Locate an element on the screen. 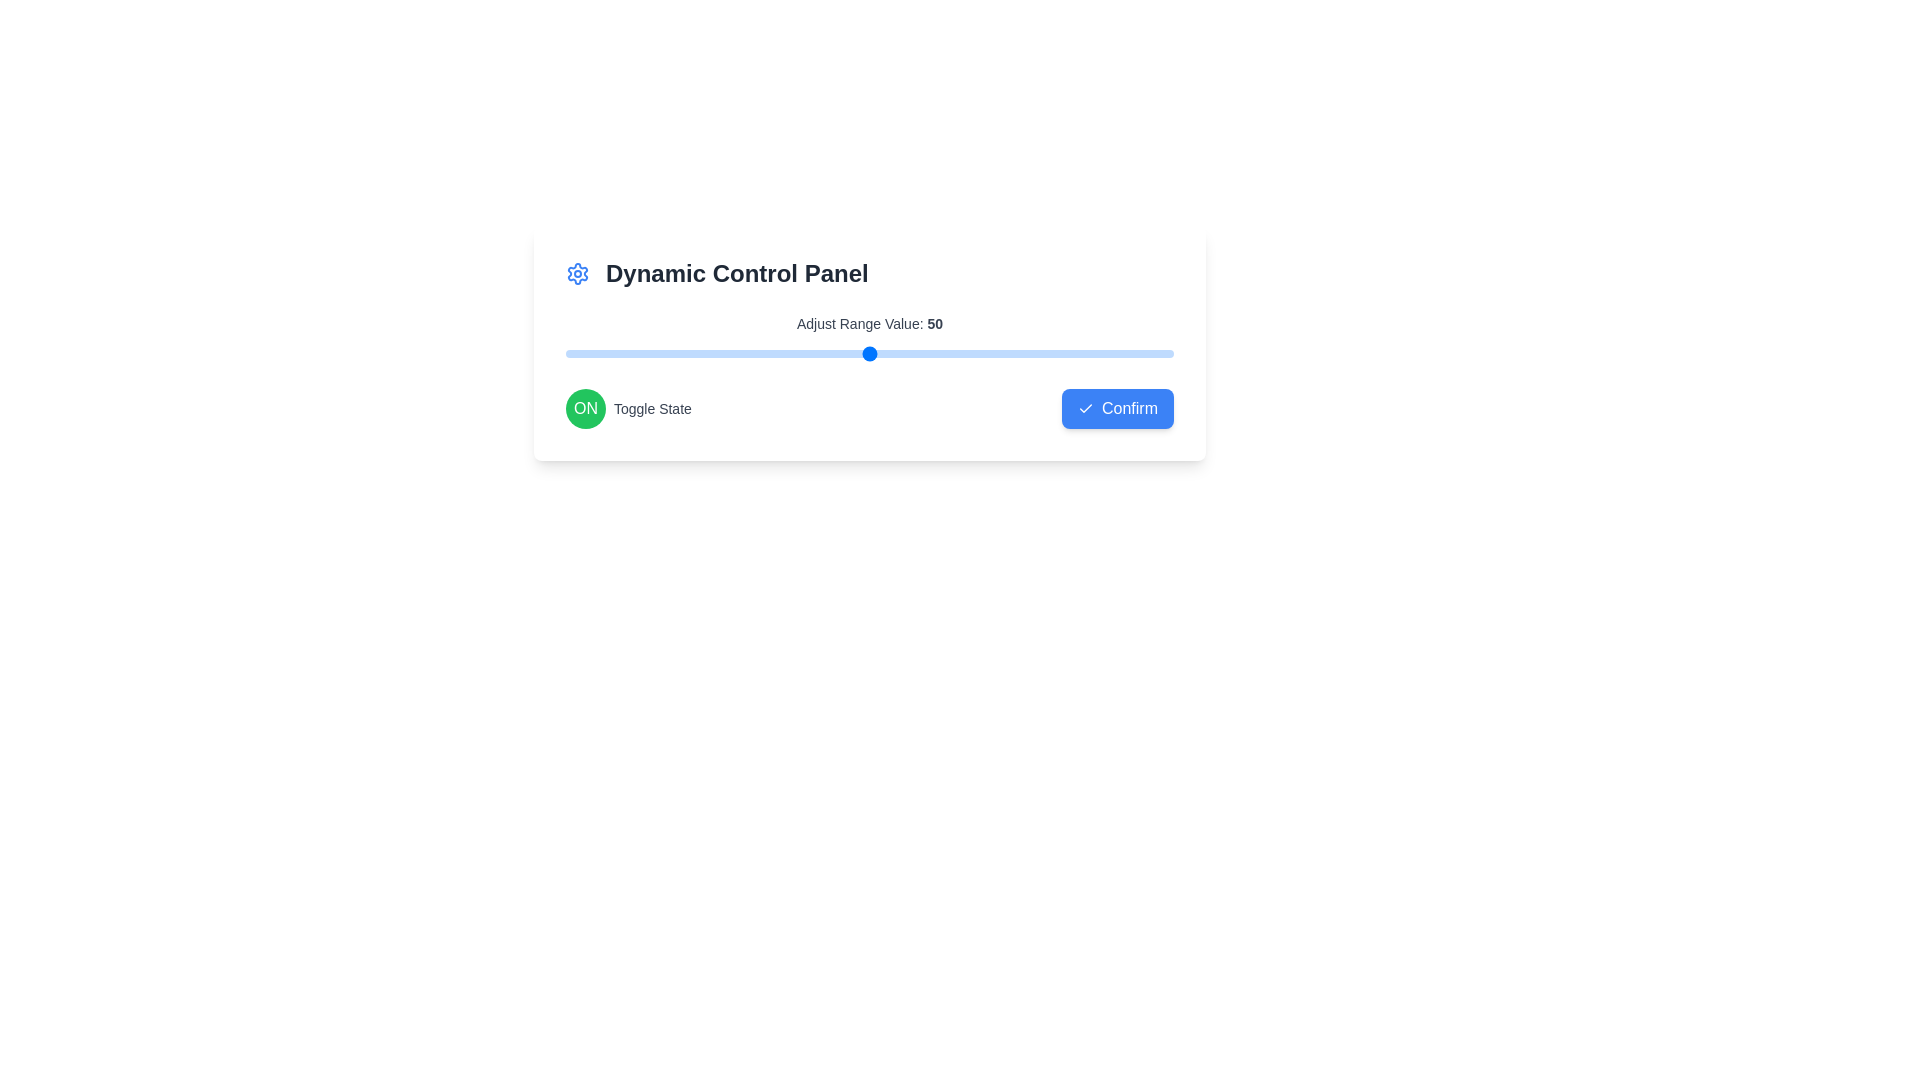 The width and height of the screenshot is (1920, 1080). the text label that says 'Toggle State', which is styled in gray and positioned to the right of the green circular button labeled 'ON' is located at coordinates (652, 407).